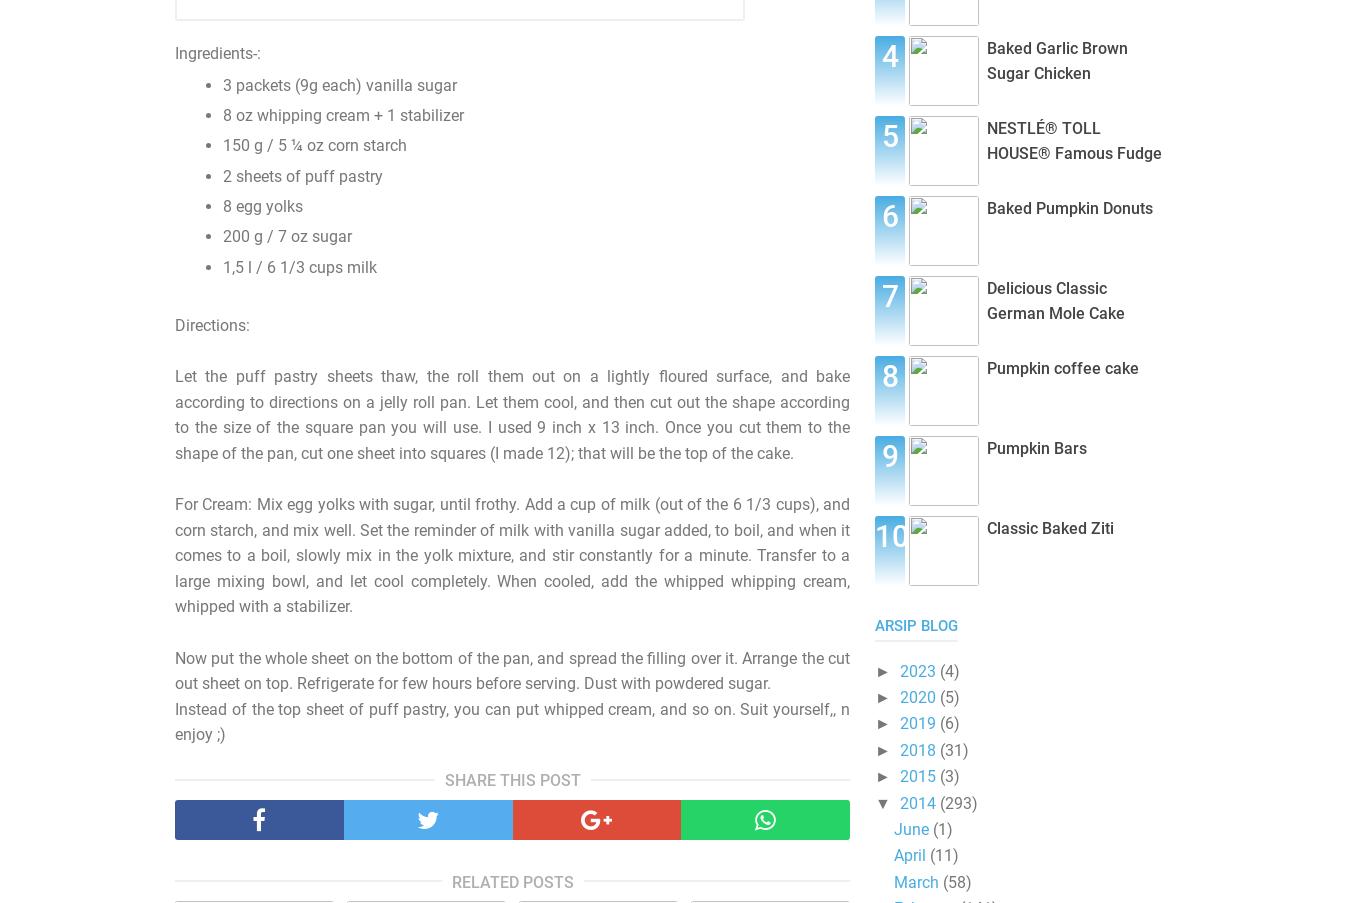 The width and height of the screenshot is (1350, 903). Describe the element at coordinates (938, 669) in the screenshot. I see `'(4)'` at that location.